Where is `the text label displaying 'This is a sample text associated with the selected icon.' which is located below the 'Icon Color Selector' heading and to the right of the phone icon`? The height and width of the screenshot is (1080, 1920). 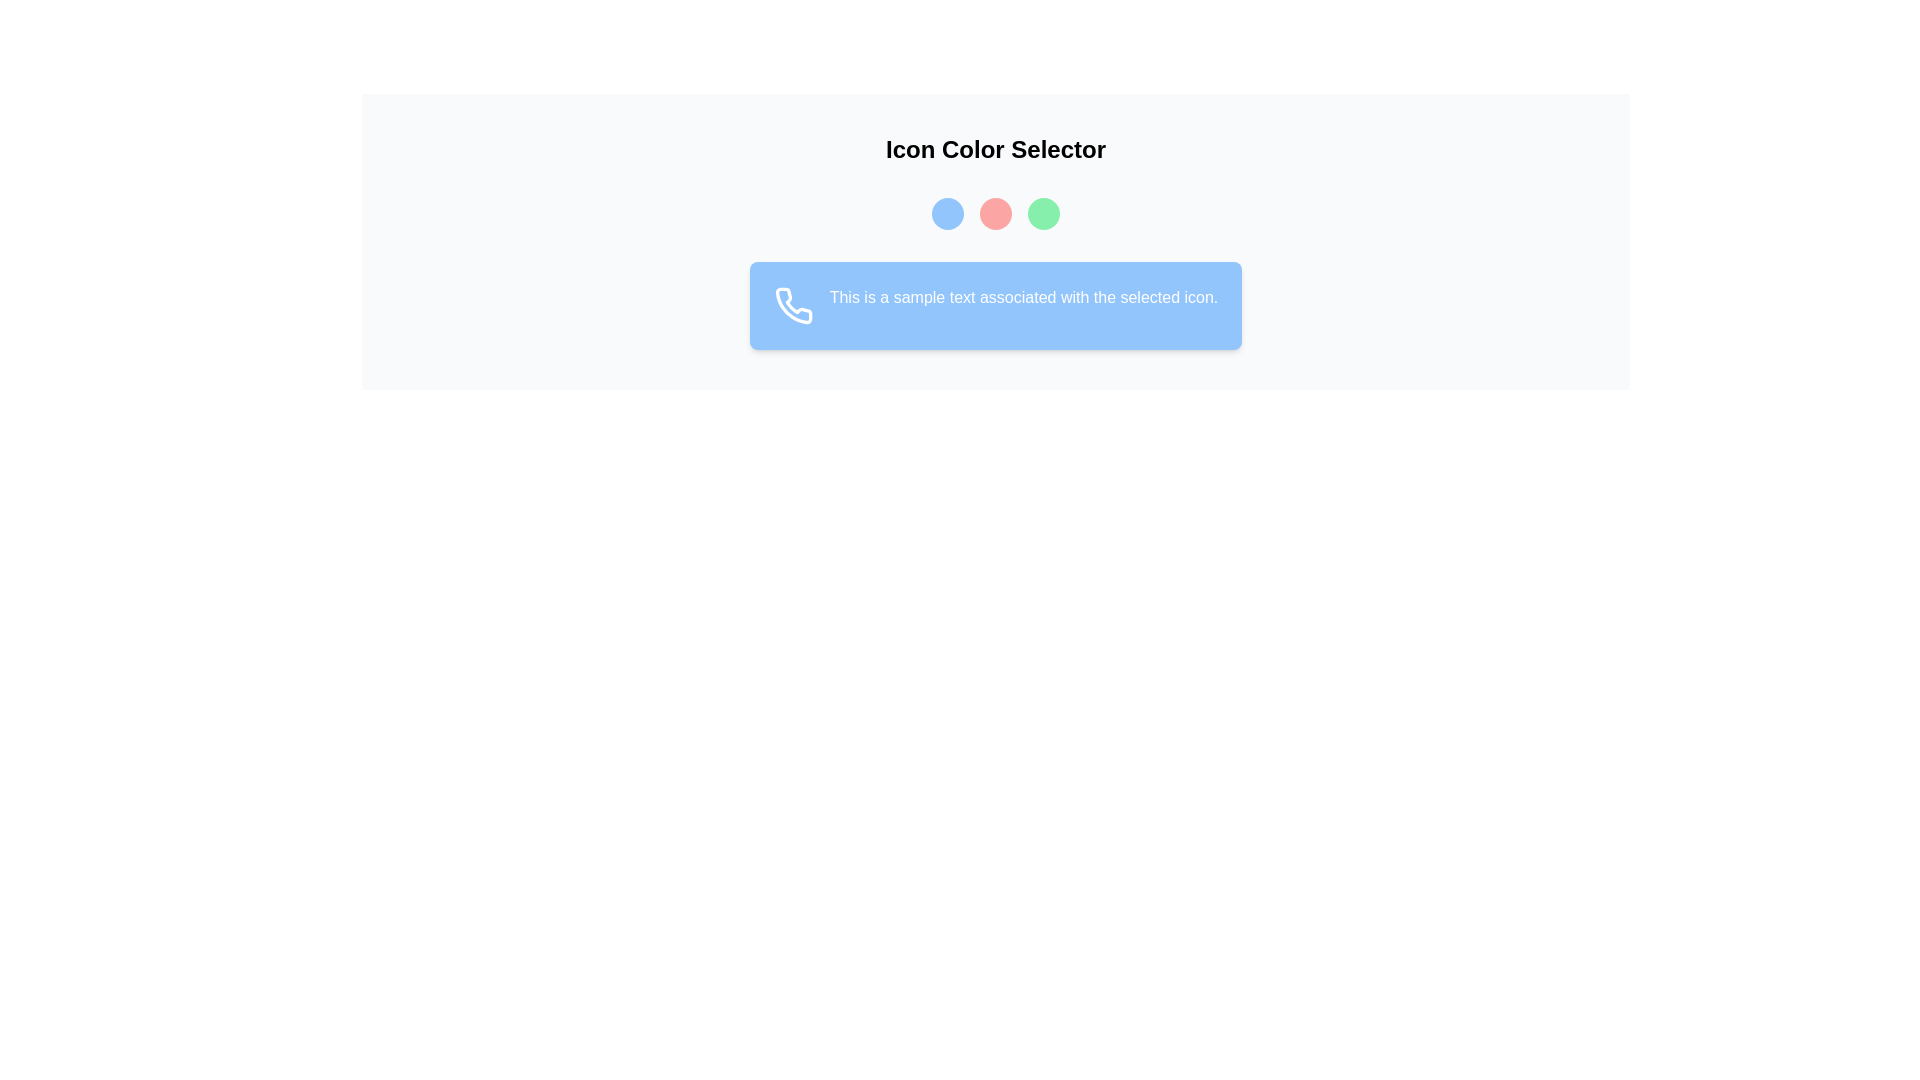 the text label displaying 'This is a sample text associated with the selected icon.' which is located below the 'Icon Color Selector' heading and to the right of the phone icon is located at coordinates (1023, 305).